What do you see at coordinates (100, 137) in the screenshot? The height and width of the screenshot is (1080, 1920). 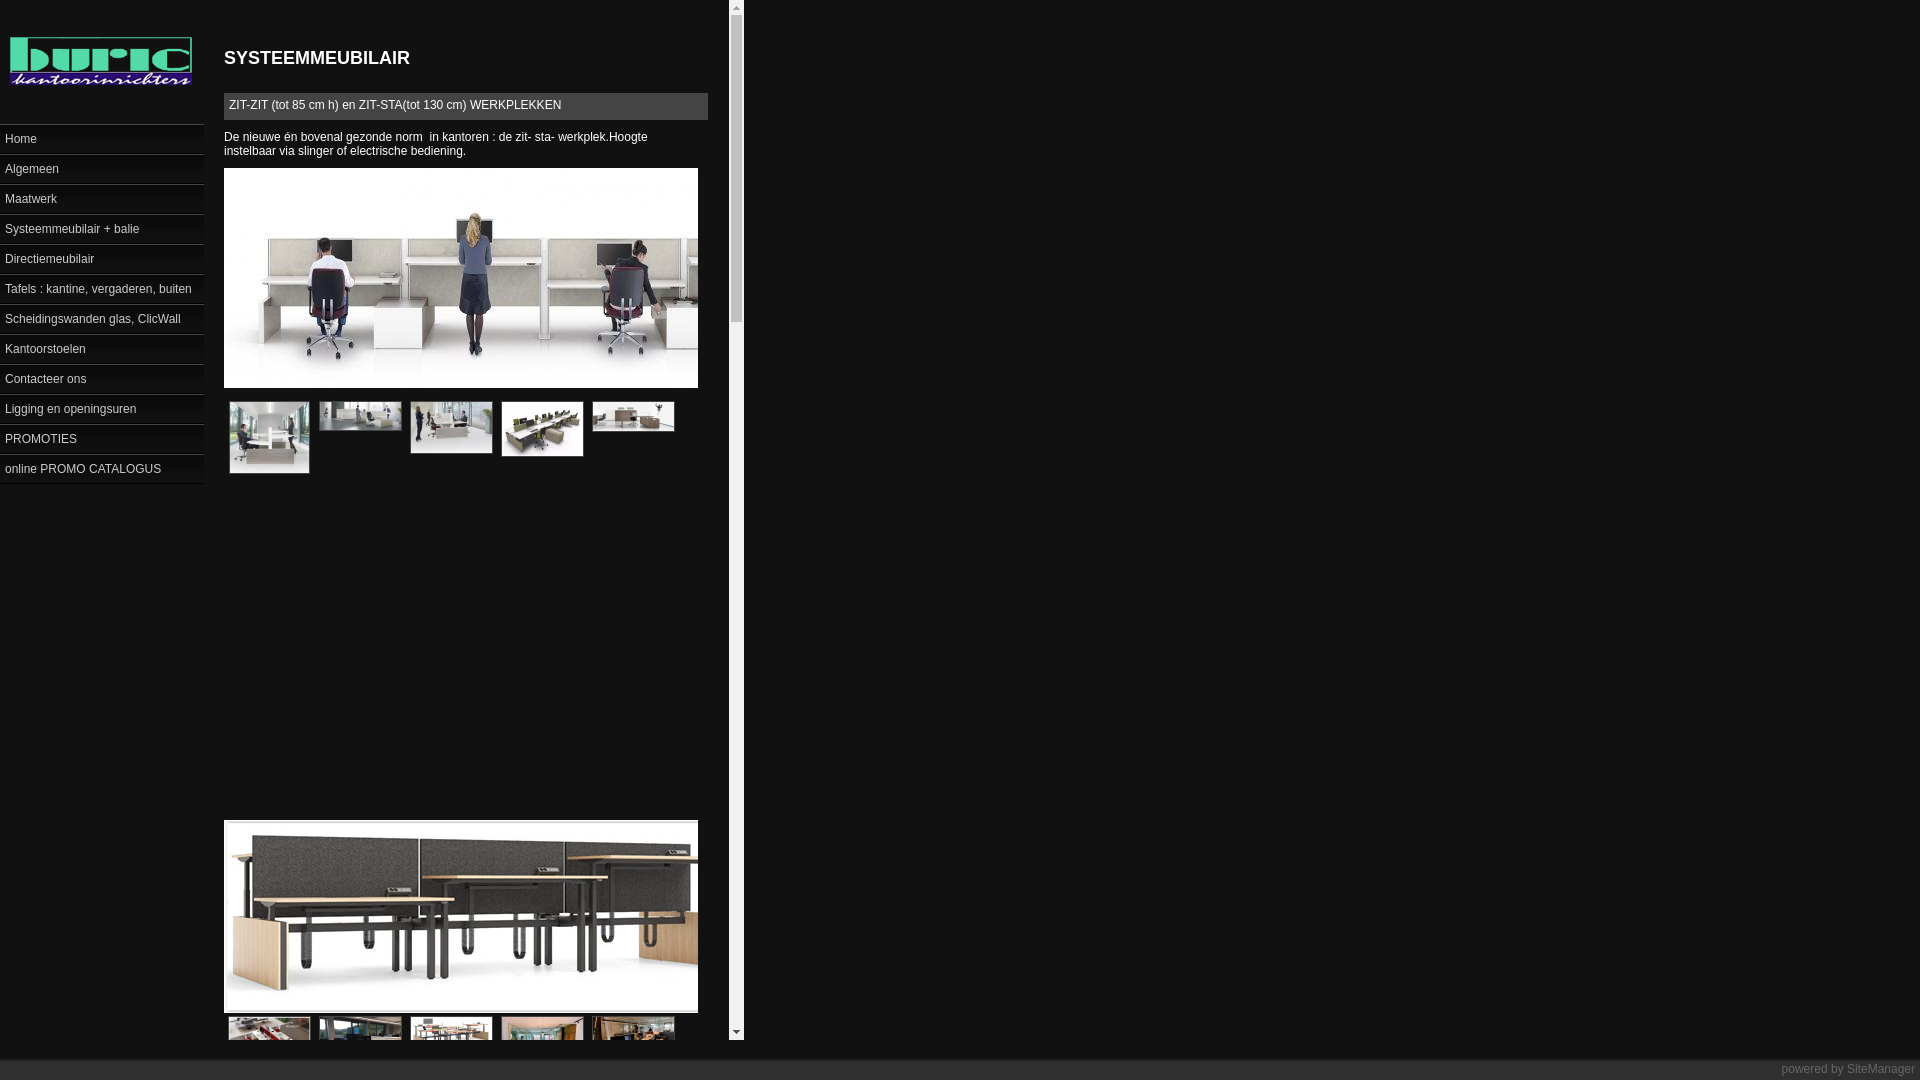 I see `'Home'` at bounding box center [100, 137].